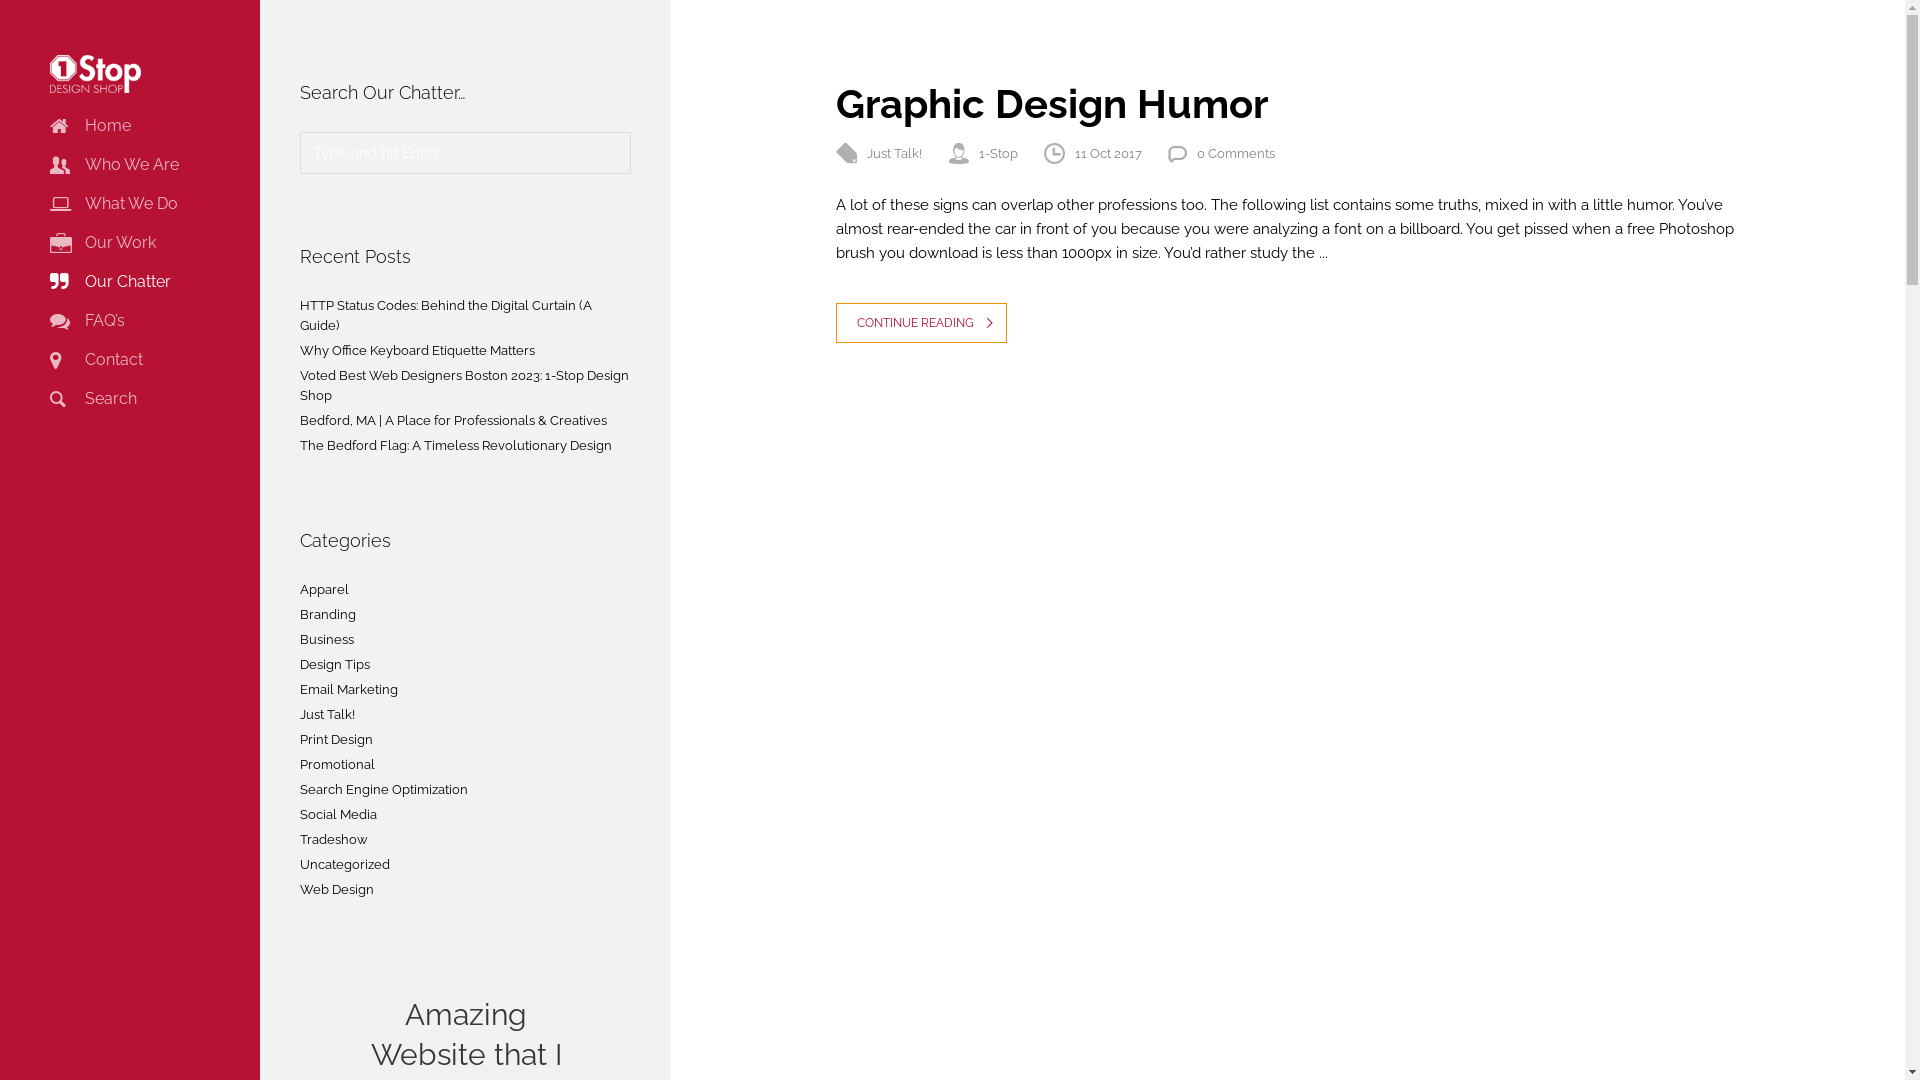  I want to click on 'HTTP Status Codes: Behind the Digital Curtain (A Guide)', so click(445, 315).